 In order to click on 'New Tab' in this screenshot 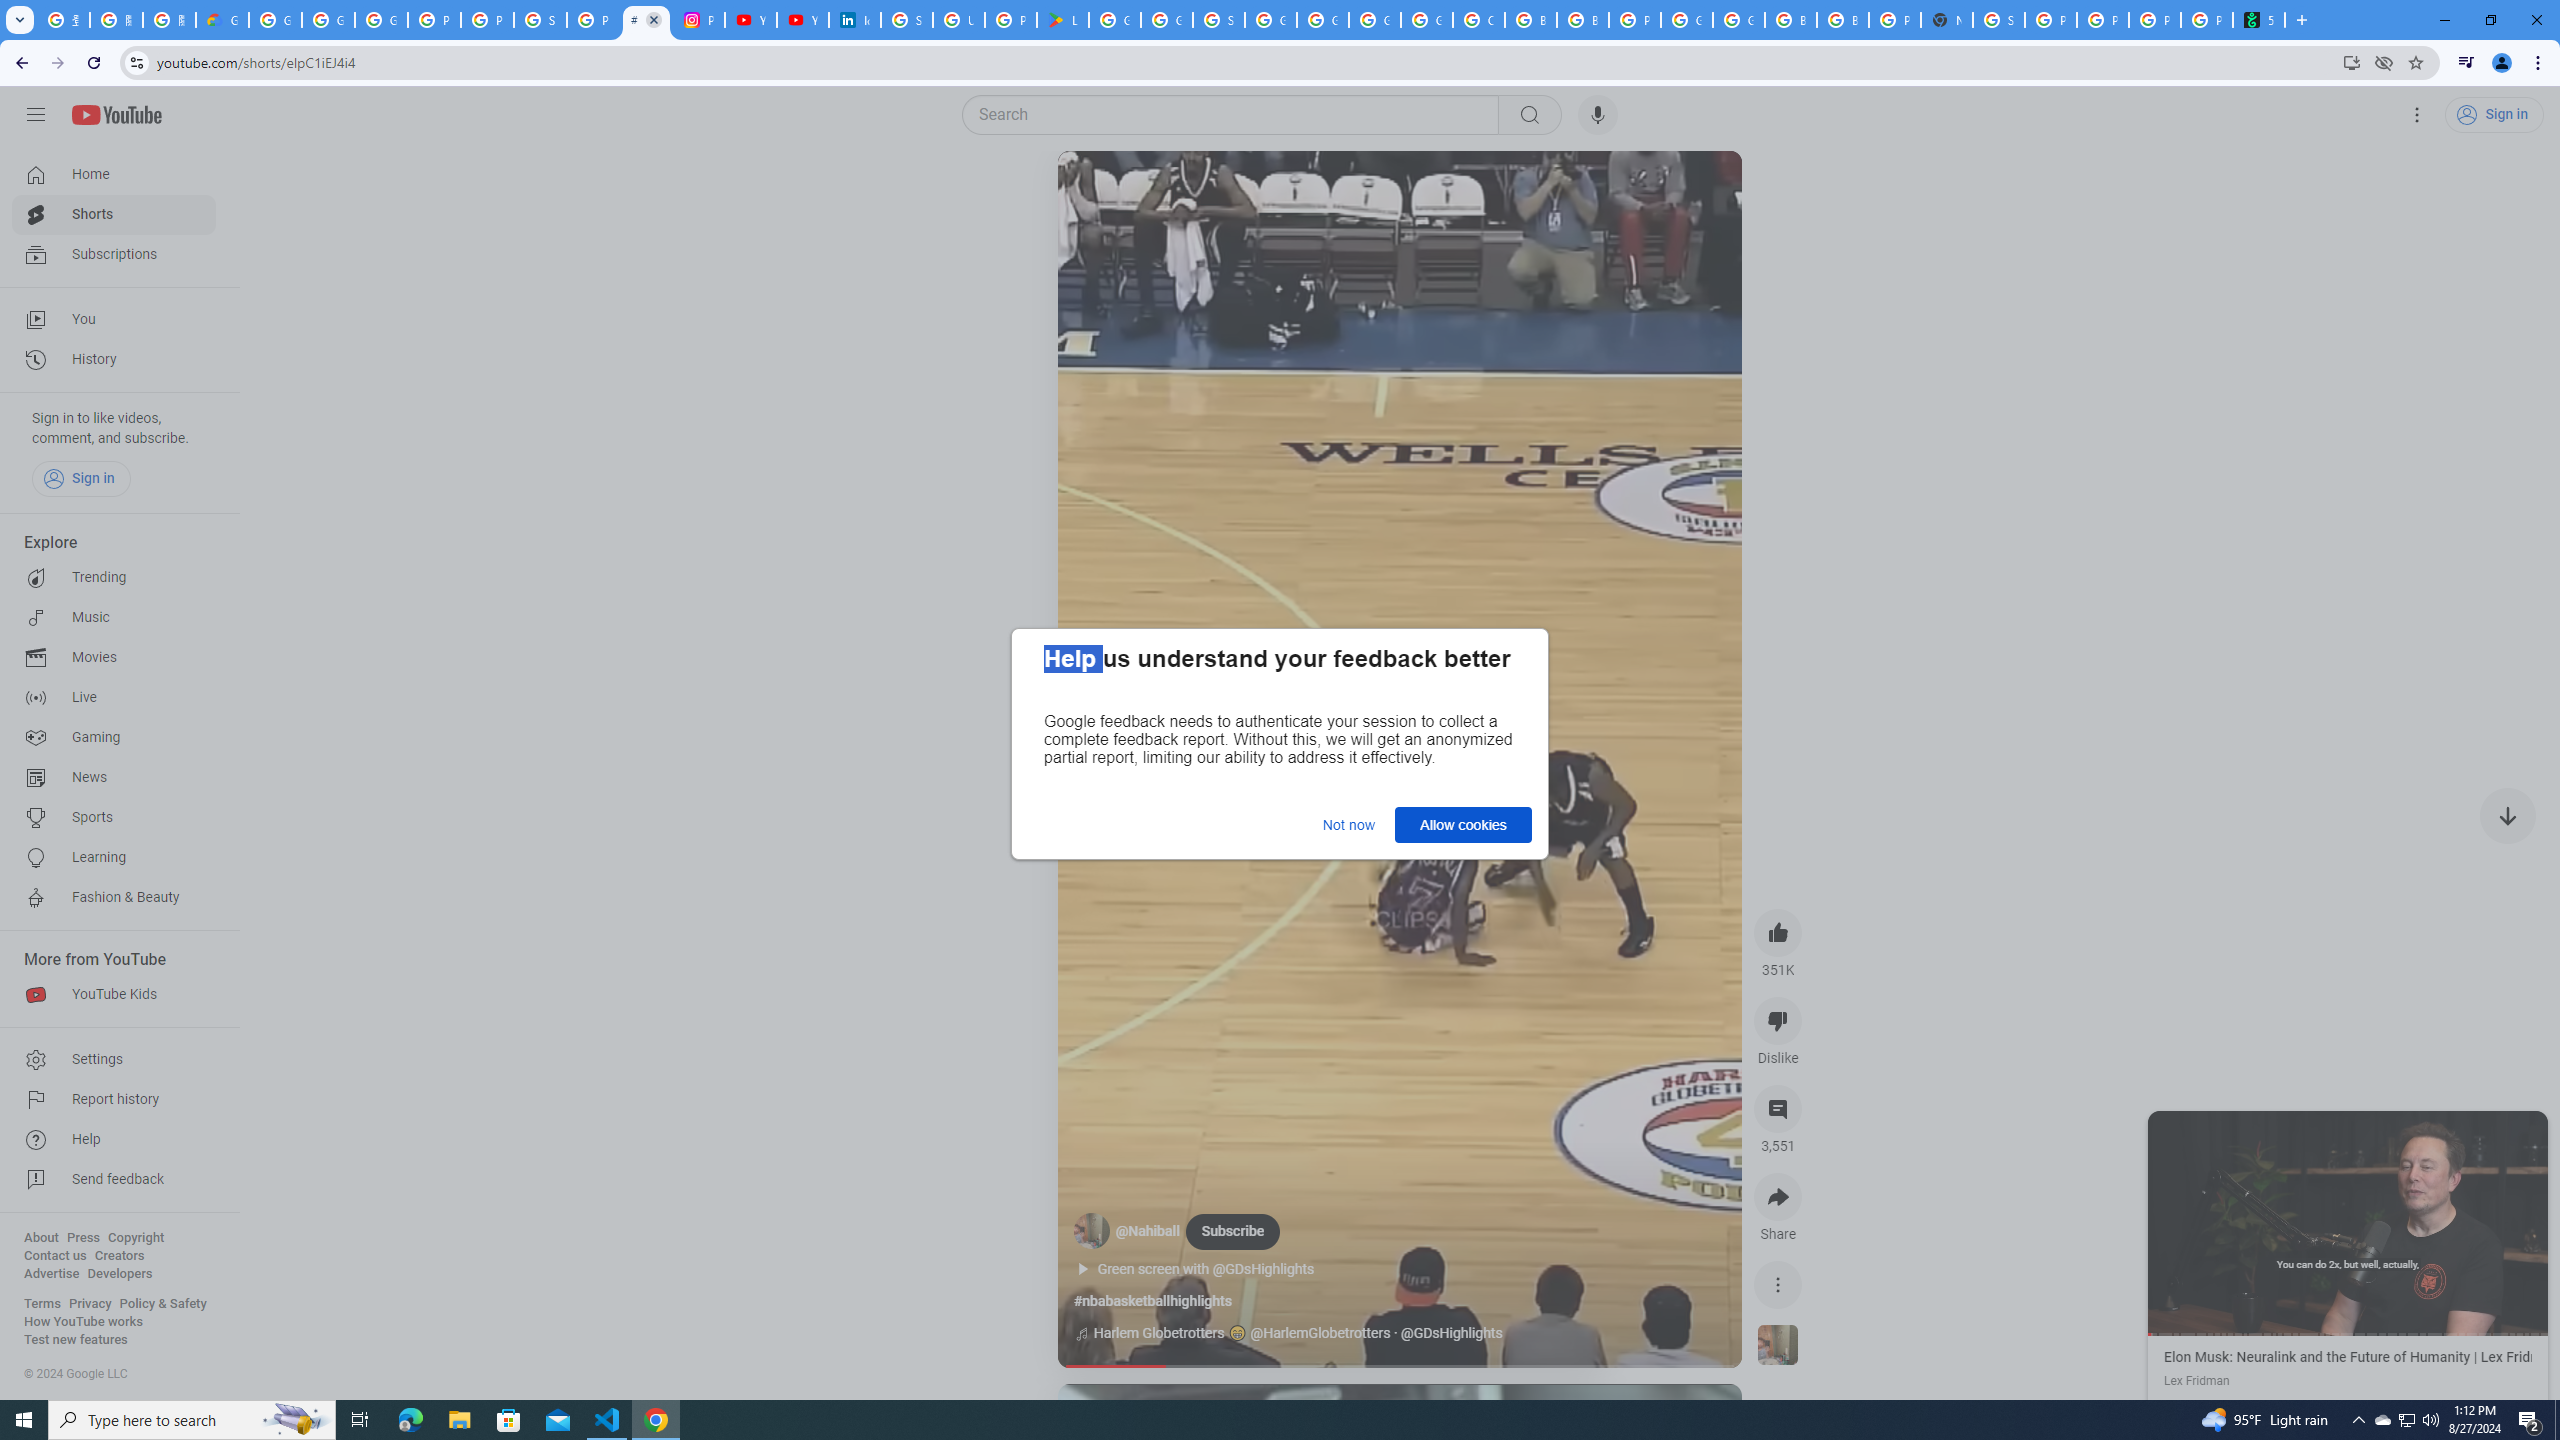, I will do `click(1945, 19)`.